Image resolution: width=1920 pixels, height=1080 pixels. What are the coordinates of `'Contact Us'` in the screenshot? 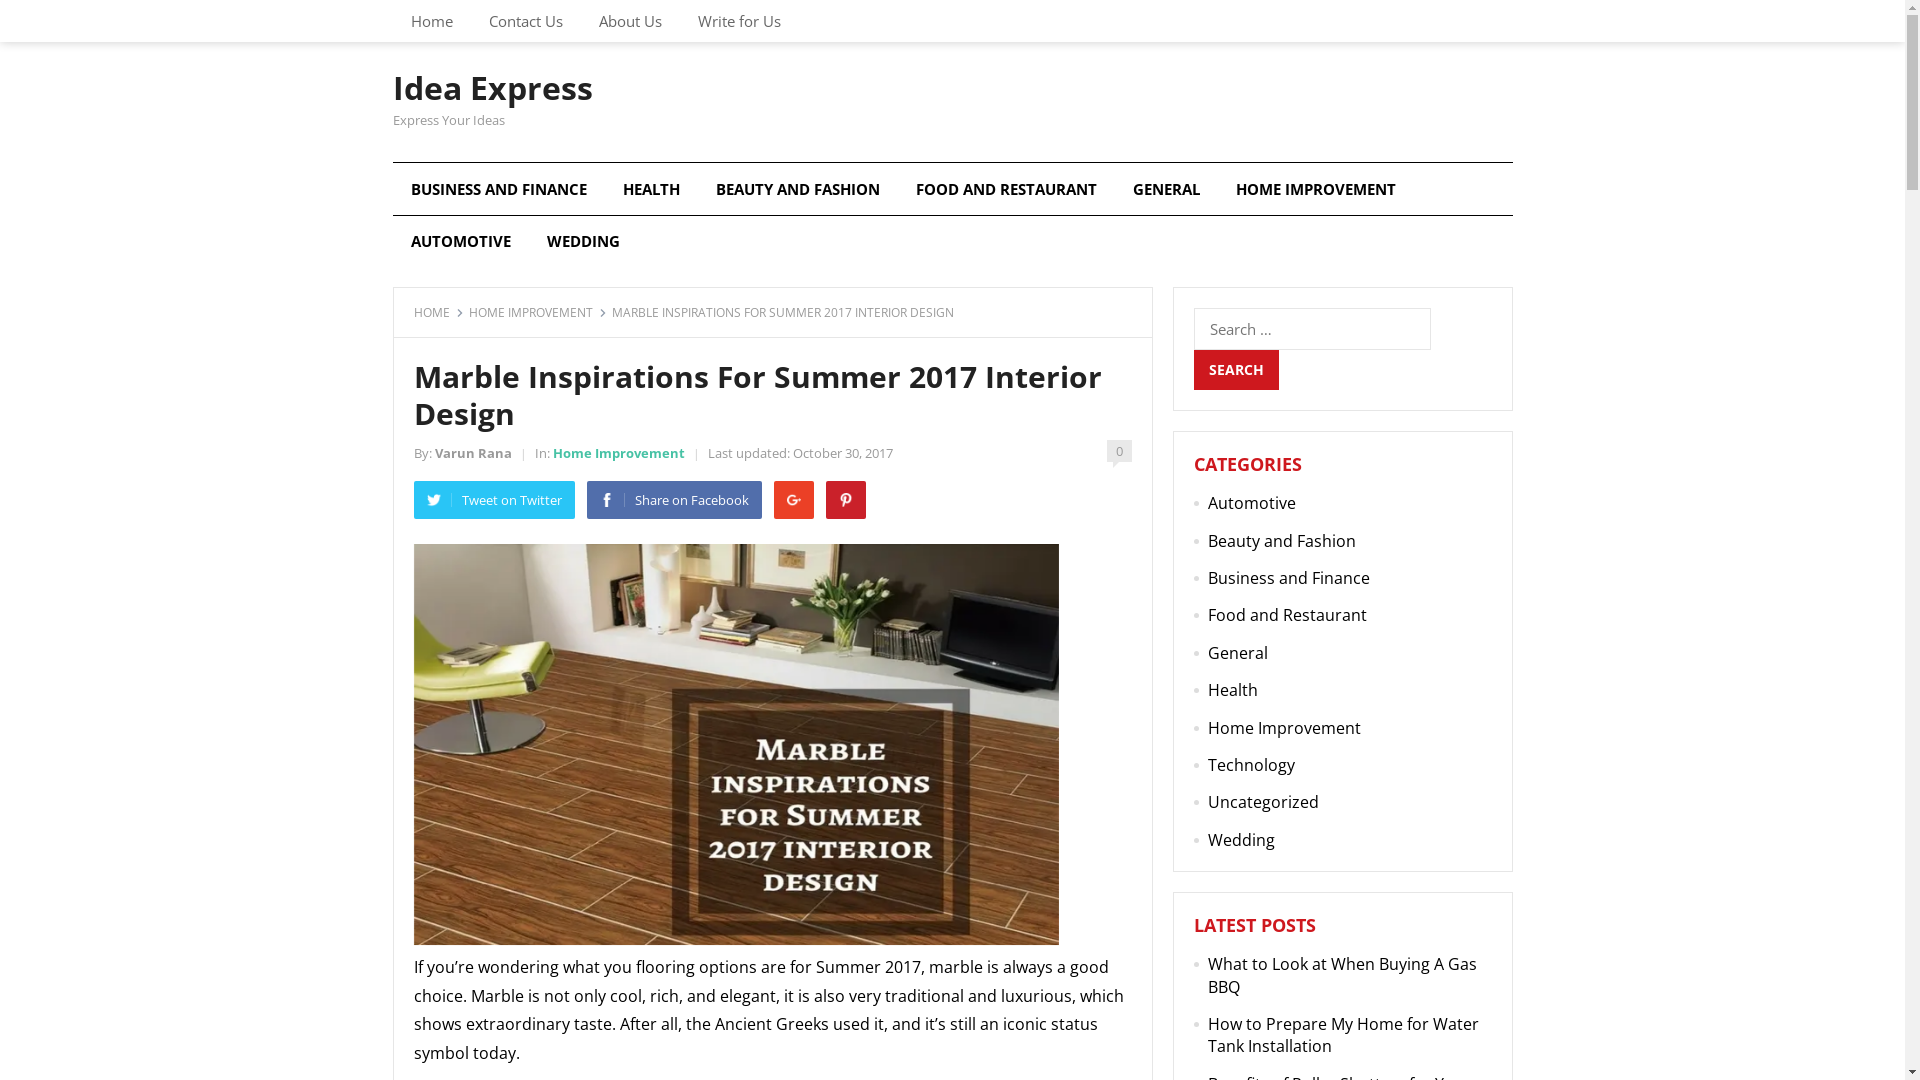 It's located at (524, 20).